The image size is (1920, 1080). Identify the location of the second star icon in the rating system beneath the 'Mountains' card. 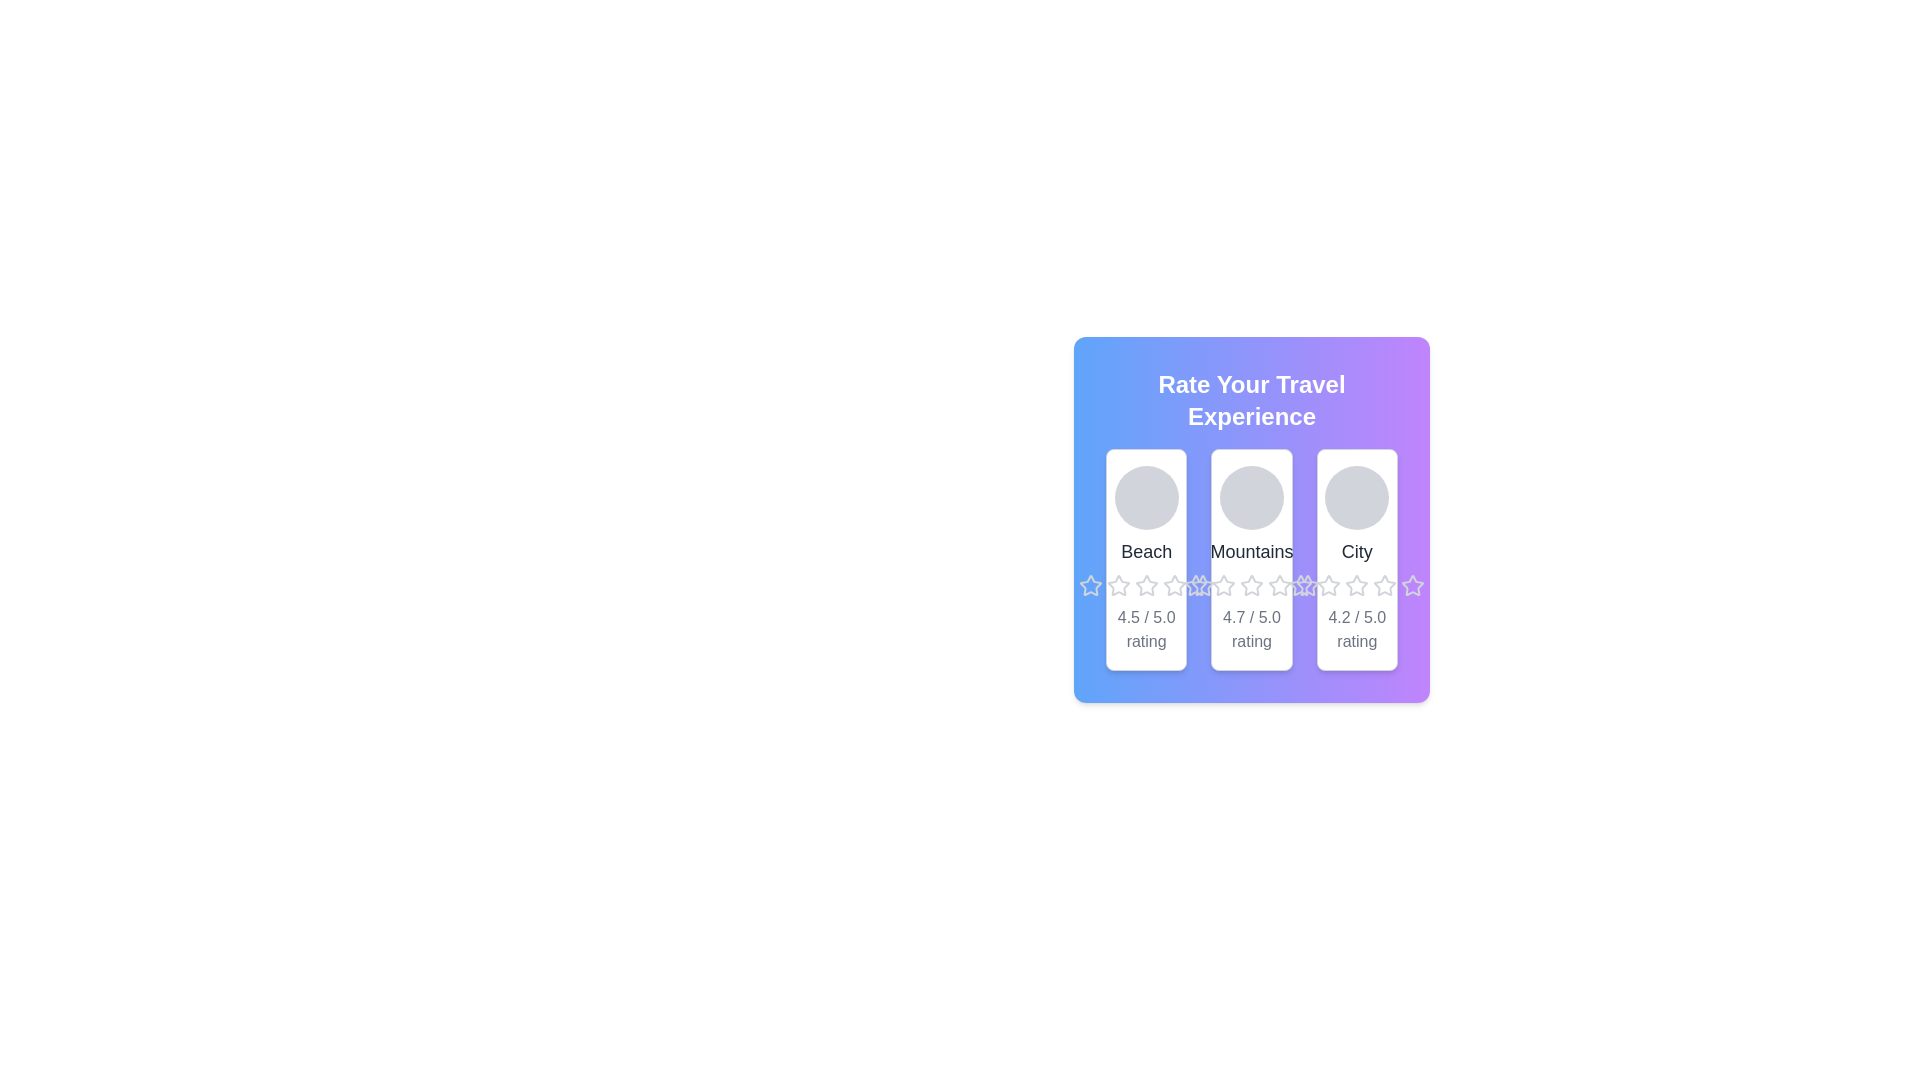
(1201, 585).